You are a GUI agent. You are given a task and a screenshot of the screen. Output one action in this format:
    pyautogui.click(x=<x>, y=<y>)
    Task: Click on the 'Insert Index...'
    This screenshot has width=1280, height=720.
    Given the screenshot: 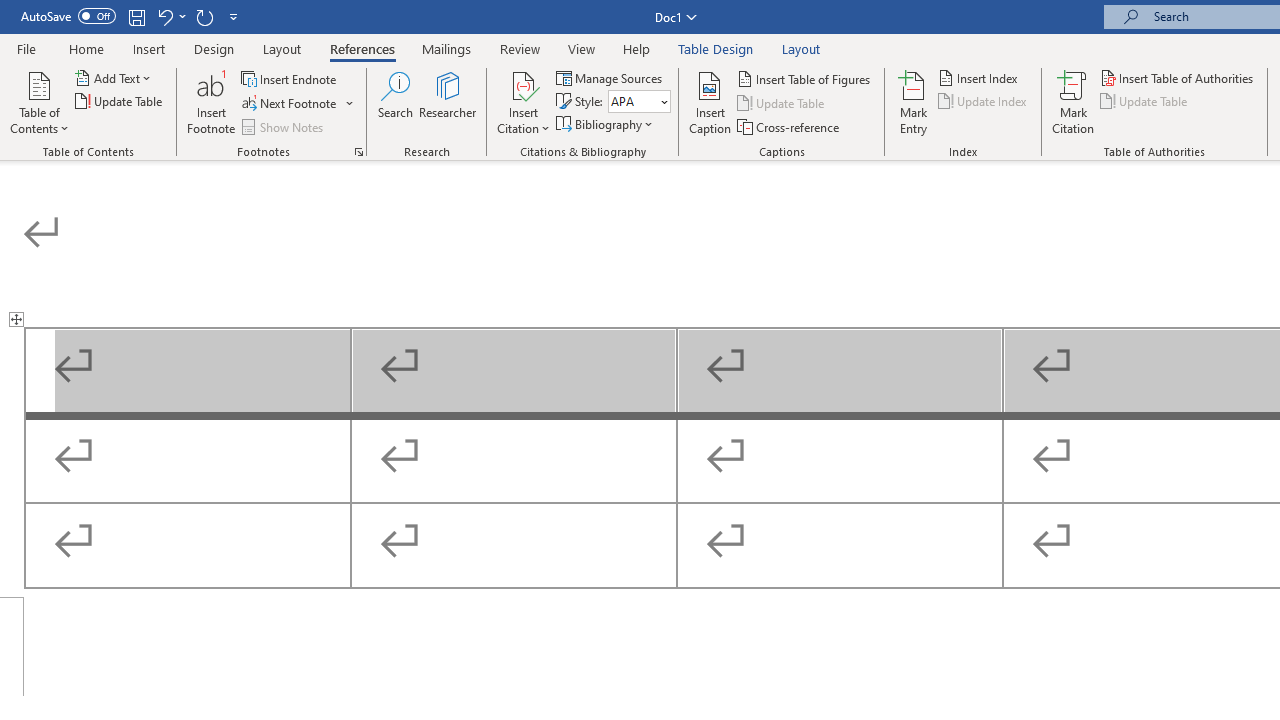 What is the action you would take?
    pyautogui.click(x=979, y=77)
    